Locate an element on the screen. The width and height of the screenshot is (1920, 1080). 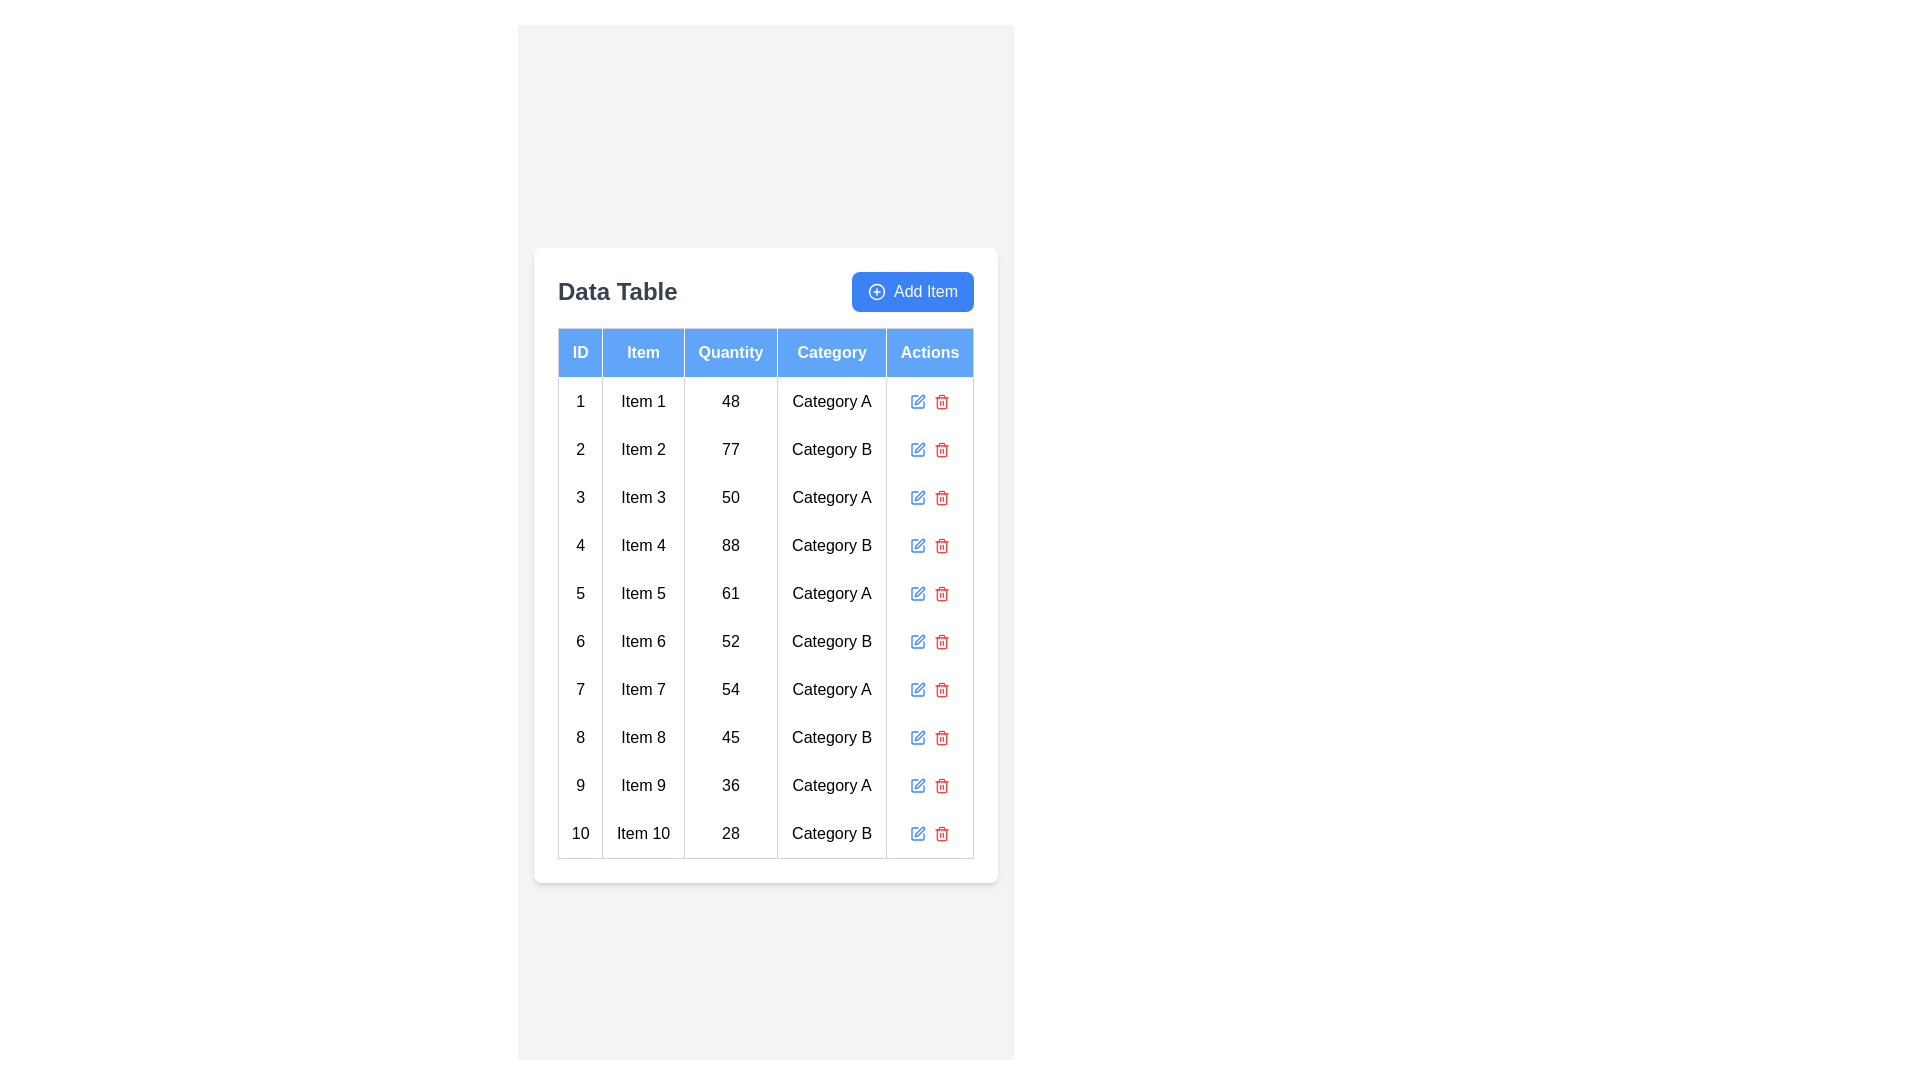
the 'Item 5' text label is located at coordinates (643, 592).